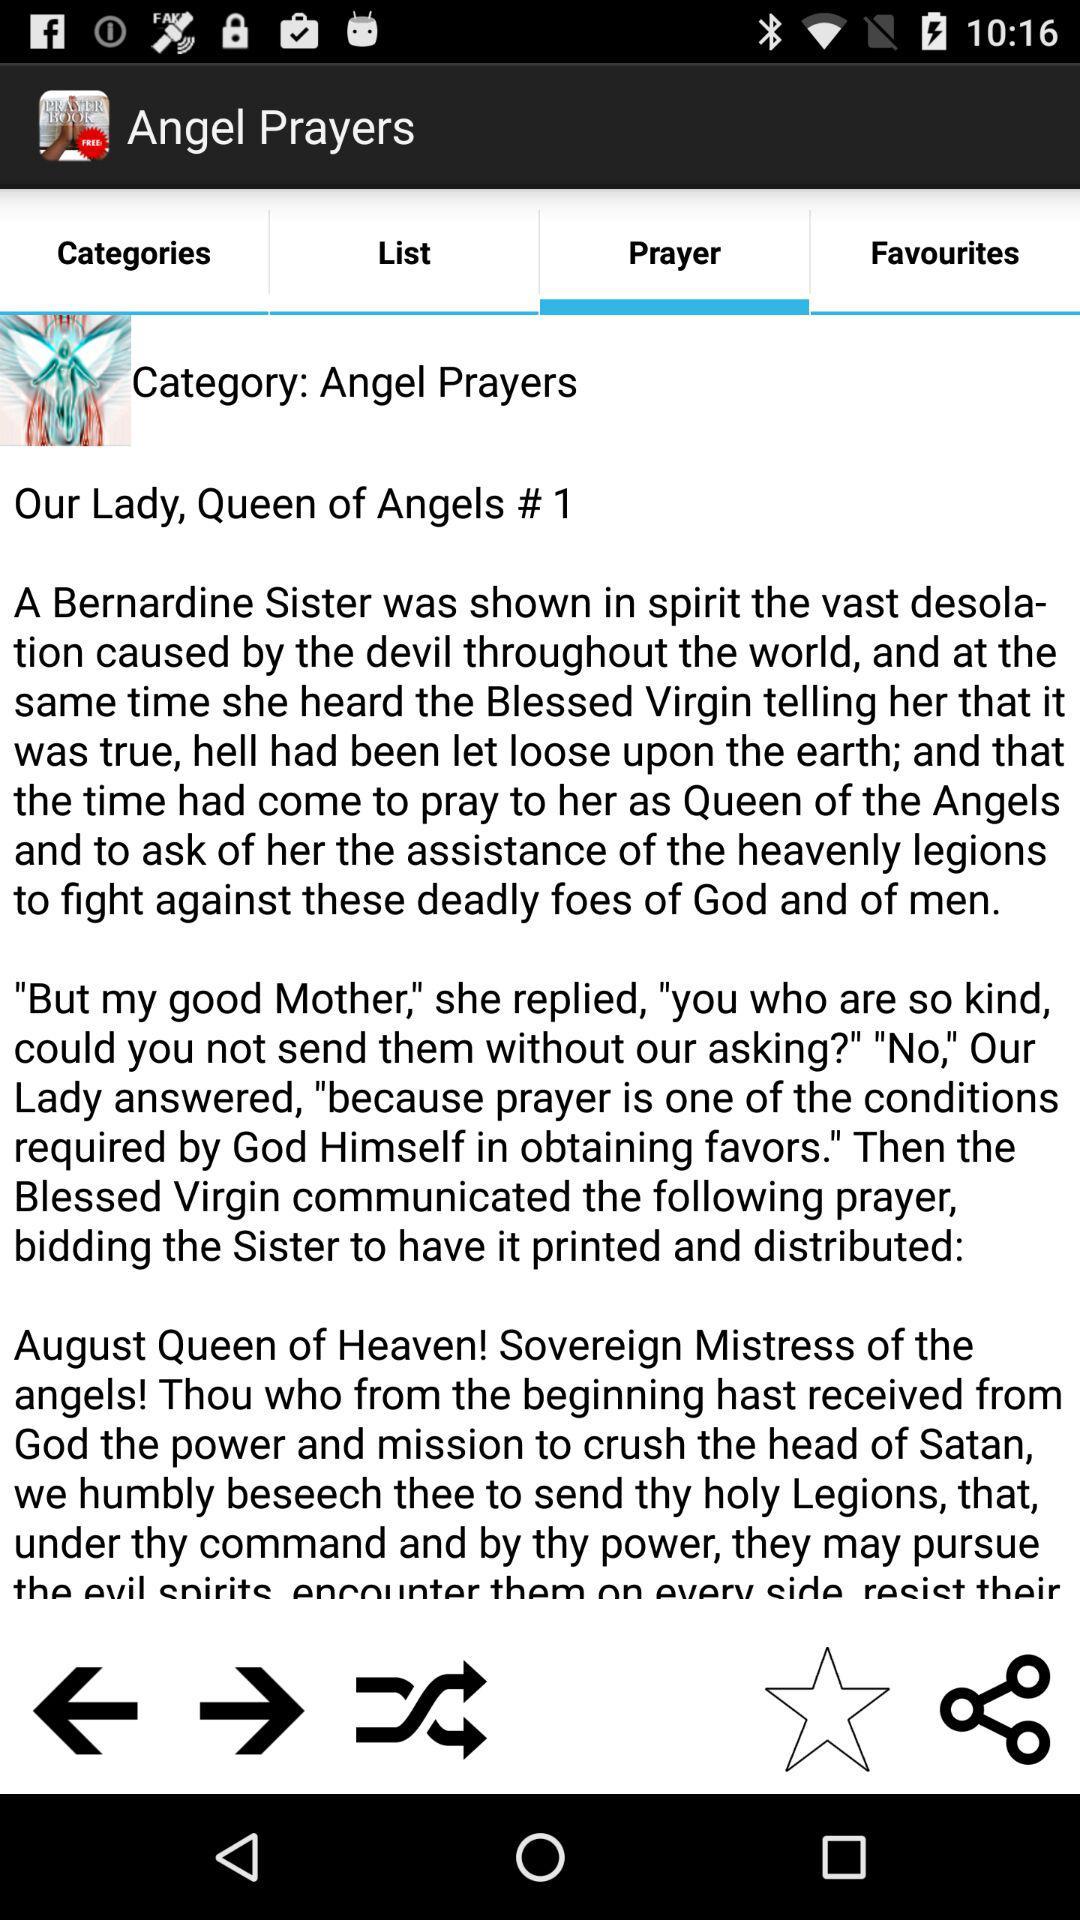 The height and width of the screenshot is (1920, 1080). What do you see at coordinates (252, 1829) in the screenshot?
I see `the arrow_forward icon` at bounding box center [252, 1829].